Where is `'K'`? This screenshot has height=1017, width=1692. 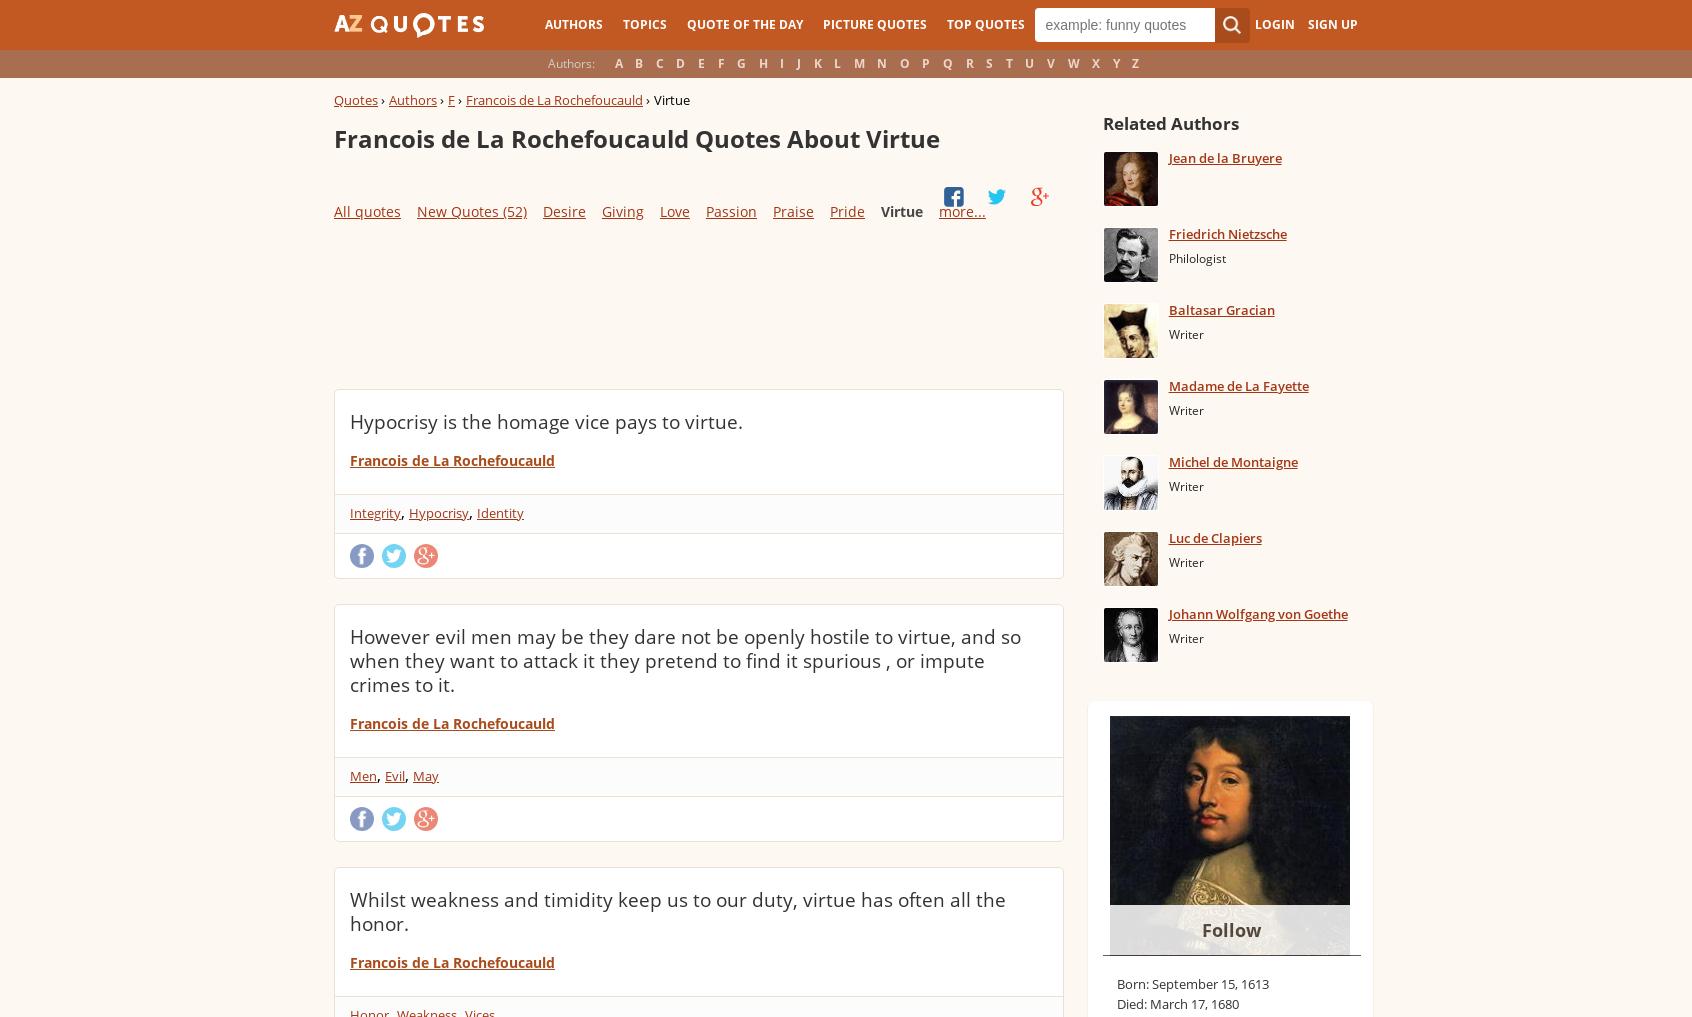
'K' is located at coordinates (817, 63).